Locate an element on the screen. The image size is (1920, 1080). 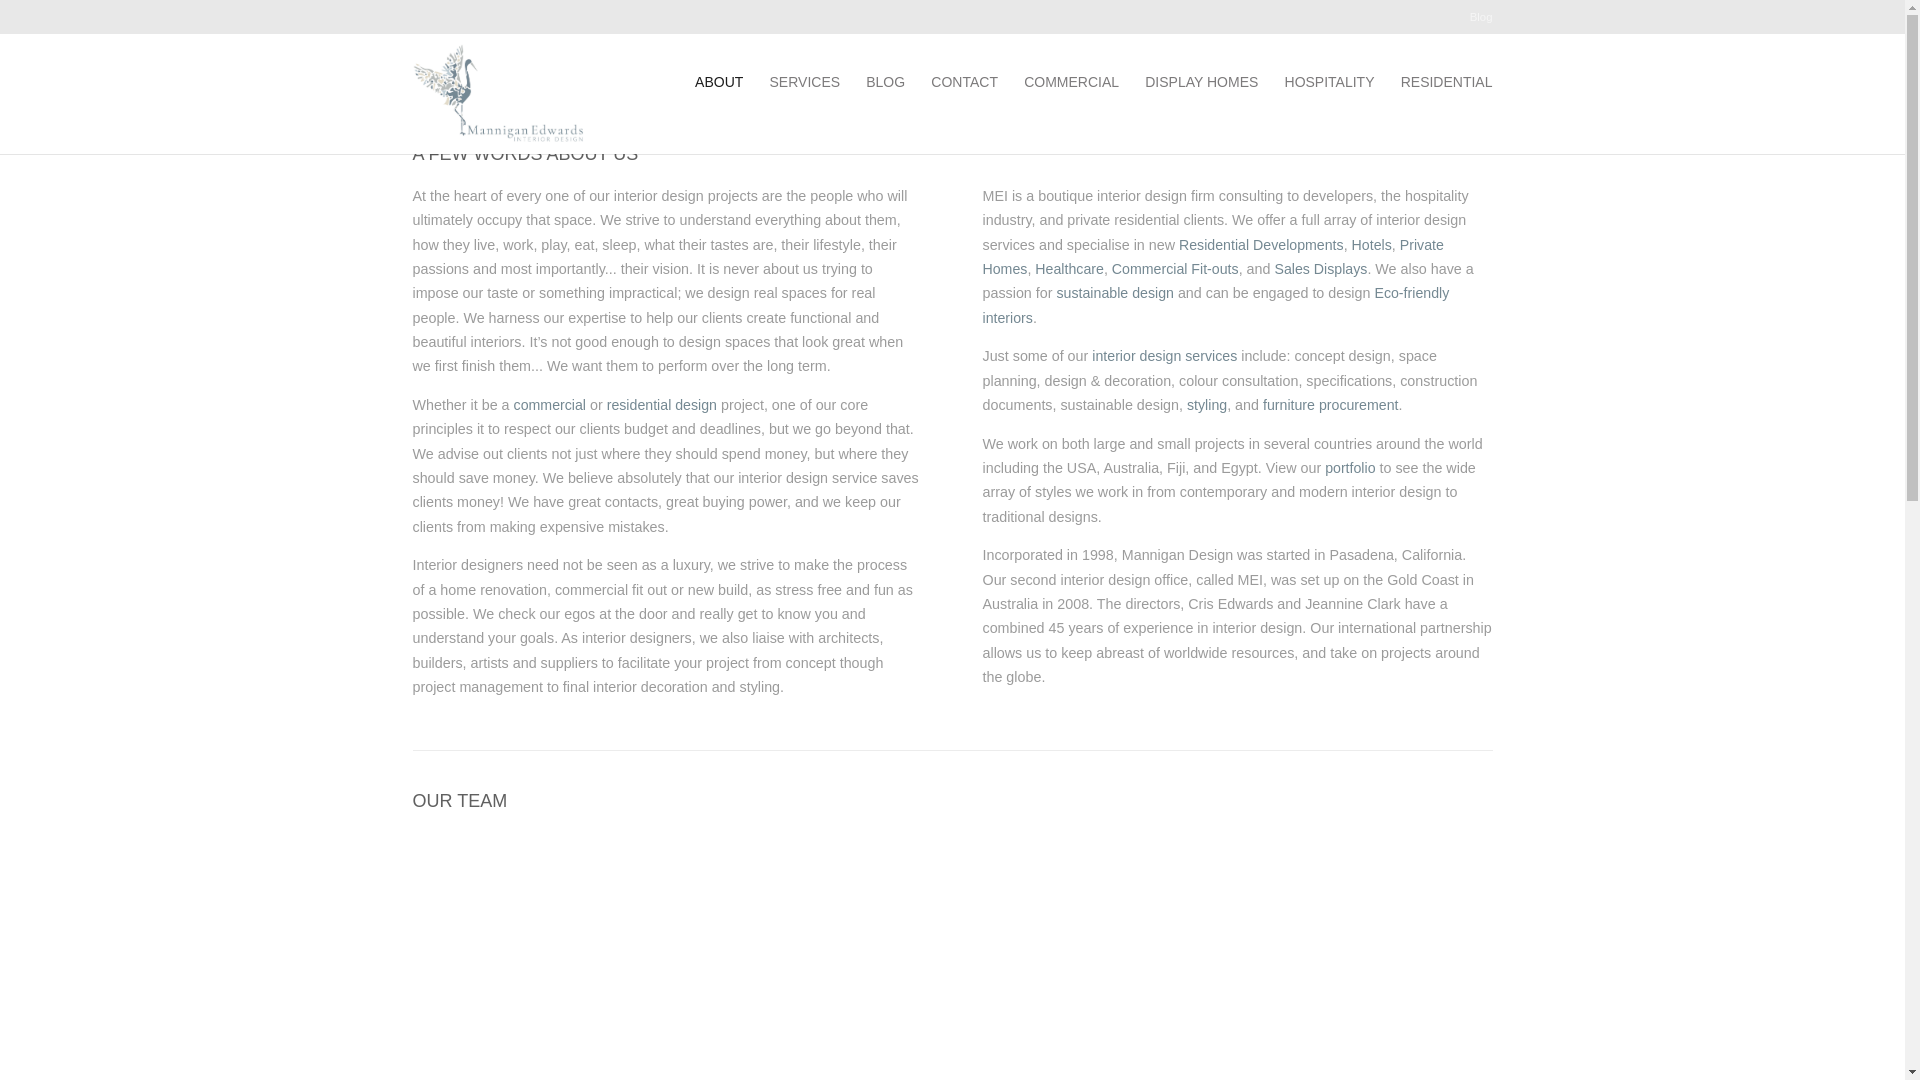
'HOSPITALITY' is located at coordinates (1329, 80).